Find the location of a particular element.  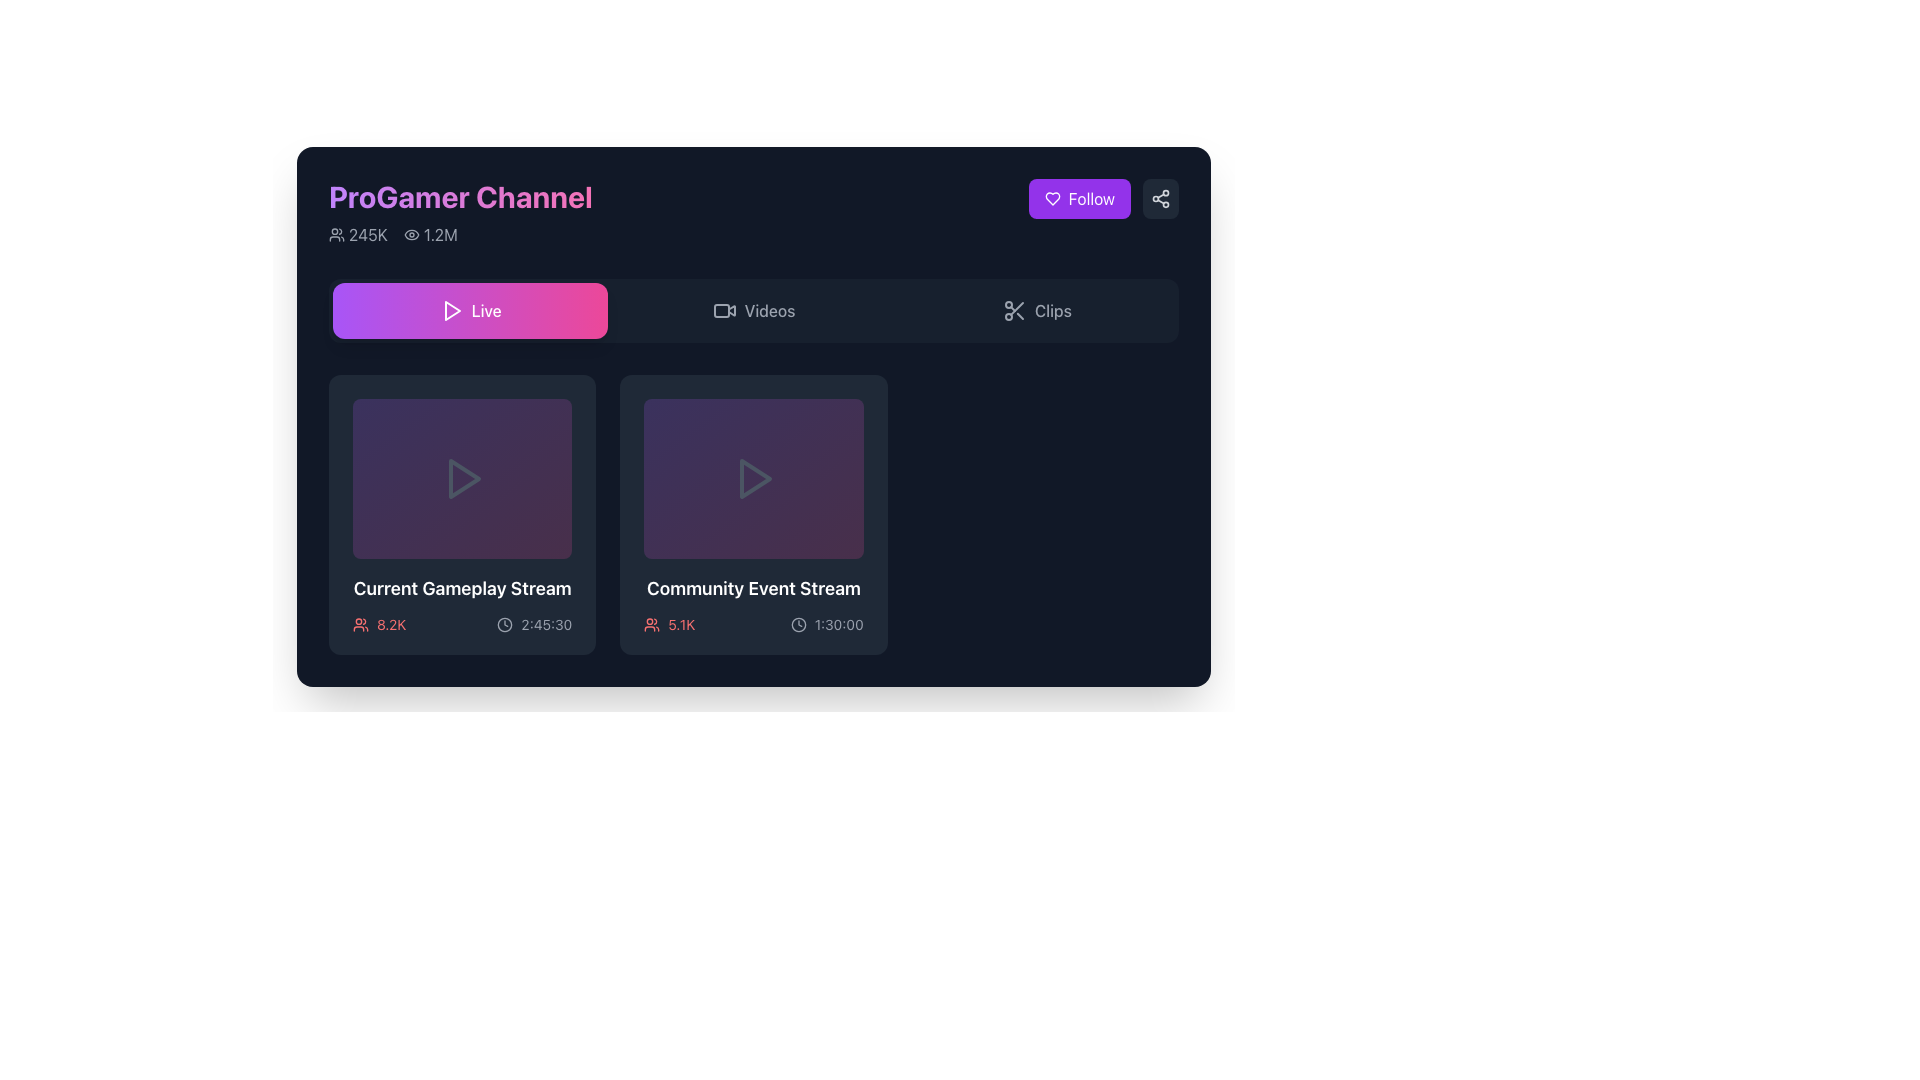

the Text with the gray clock icon and the timestamp '2:45:30' located at the bottom right corner of the 'Current Gameplay Stream' card is located at coordinates (534, 623).